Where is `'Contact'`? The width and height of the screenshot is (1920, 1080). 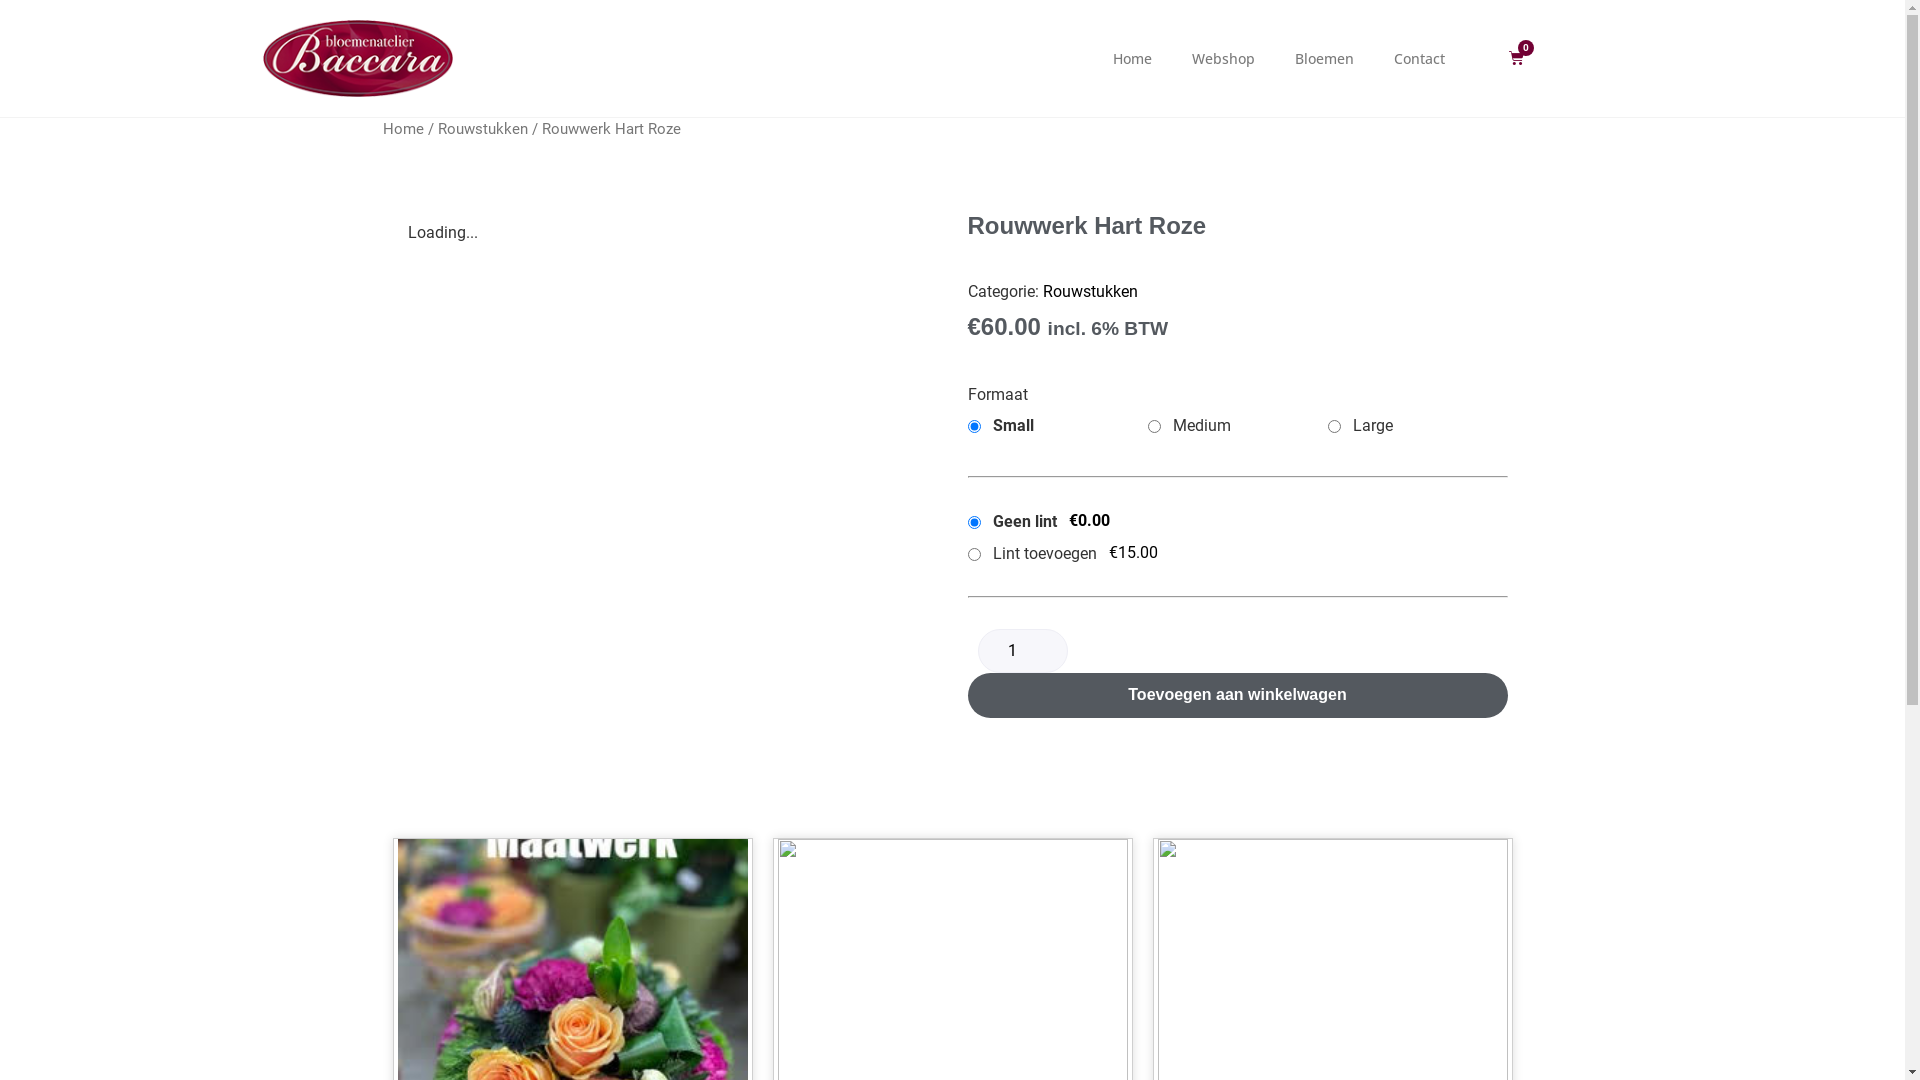 'Contact' is located at coordinates (1418, 57).